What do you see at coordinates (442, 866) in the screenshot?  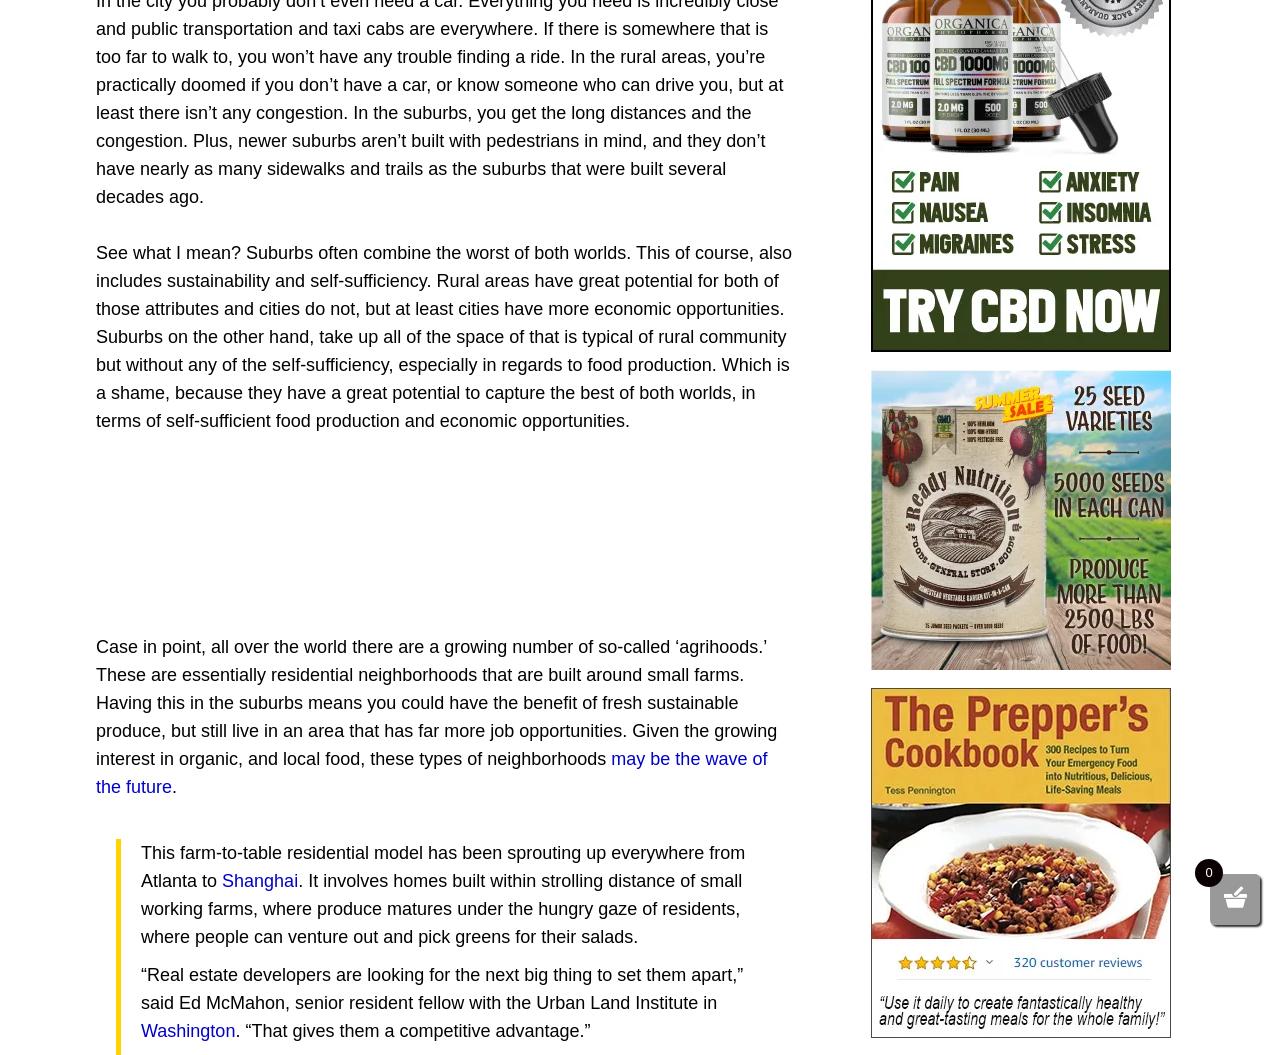 I see `'This farm-to-table residential model has been sprouting up everywhere from Atlanta to'` at bounding box center [442, 866].